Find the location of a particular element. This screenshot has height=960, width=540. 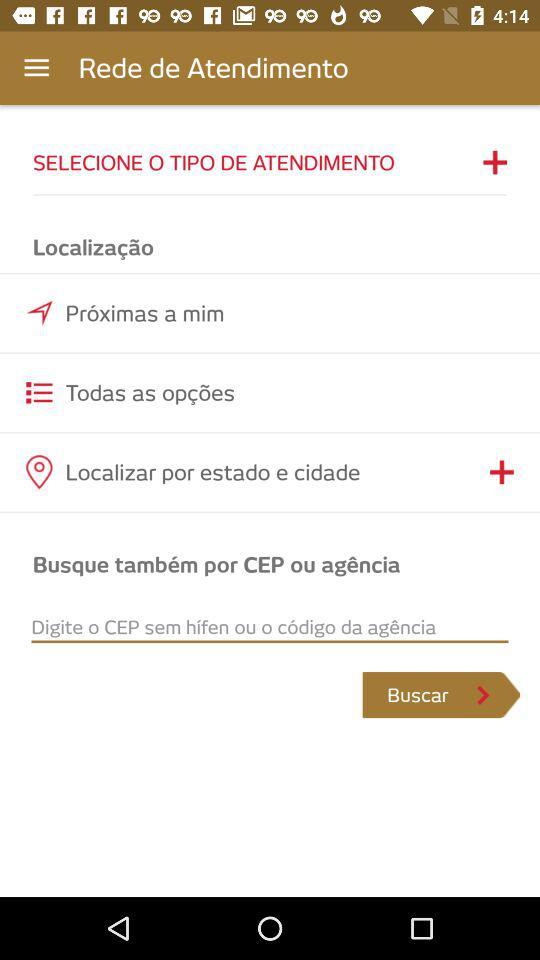

item above the selecione o tipo is located at coordinates (36, 68).